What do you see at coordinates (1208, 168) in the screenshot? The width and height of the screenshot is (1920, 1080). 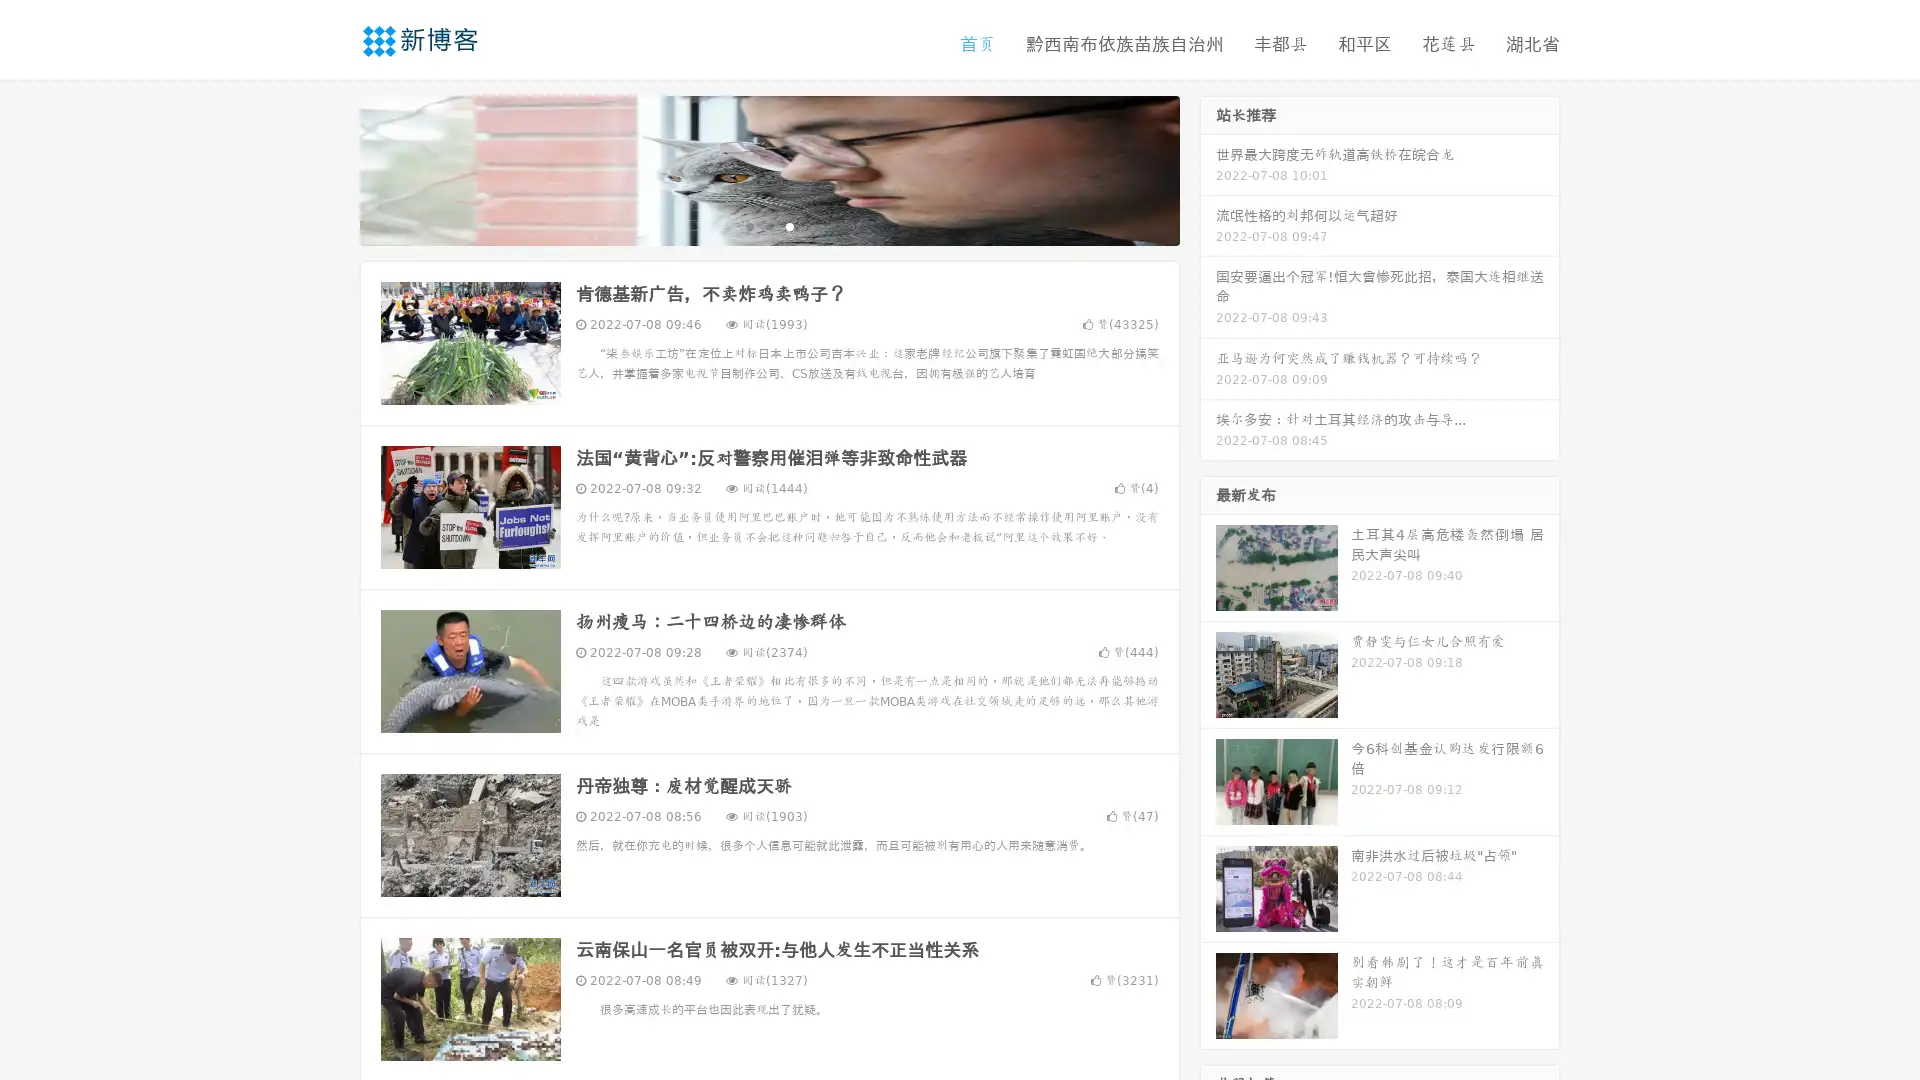 I see `Next slide` at bounding box center [1208, 168].